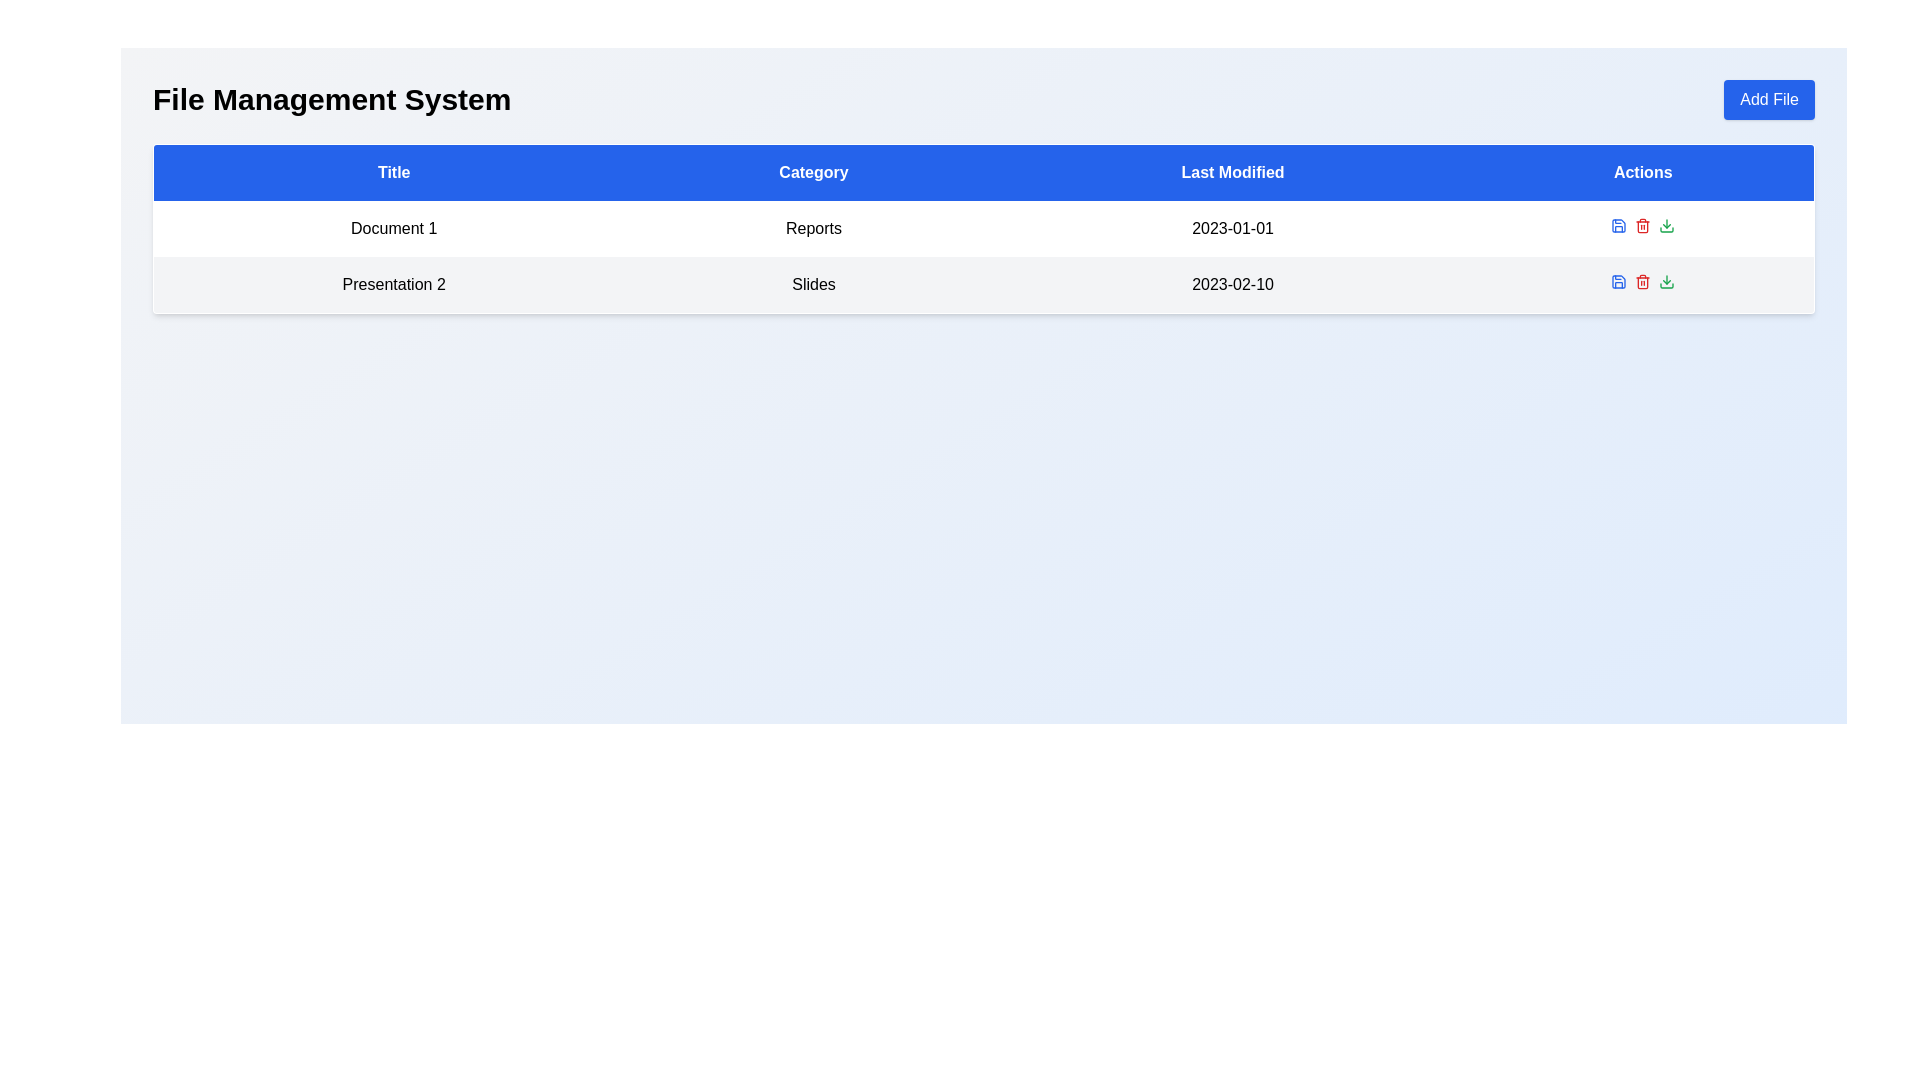 The image size is (1920, 1080). What do you see at coordinates (1232, 285) in the screenshot?
I see `the static text element displaying '2023-02-10' located in the 'Last Modified' column of the table, specifically the third cell in the second row under 'Presentation 2'` at bounding box center [1232, 285].